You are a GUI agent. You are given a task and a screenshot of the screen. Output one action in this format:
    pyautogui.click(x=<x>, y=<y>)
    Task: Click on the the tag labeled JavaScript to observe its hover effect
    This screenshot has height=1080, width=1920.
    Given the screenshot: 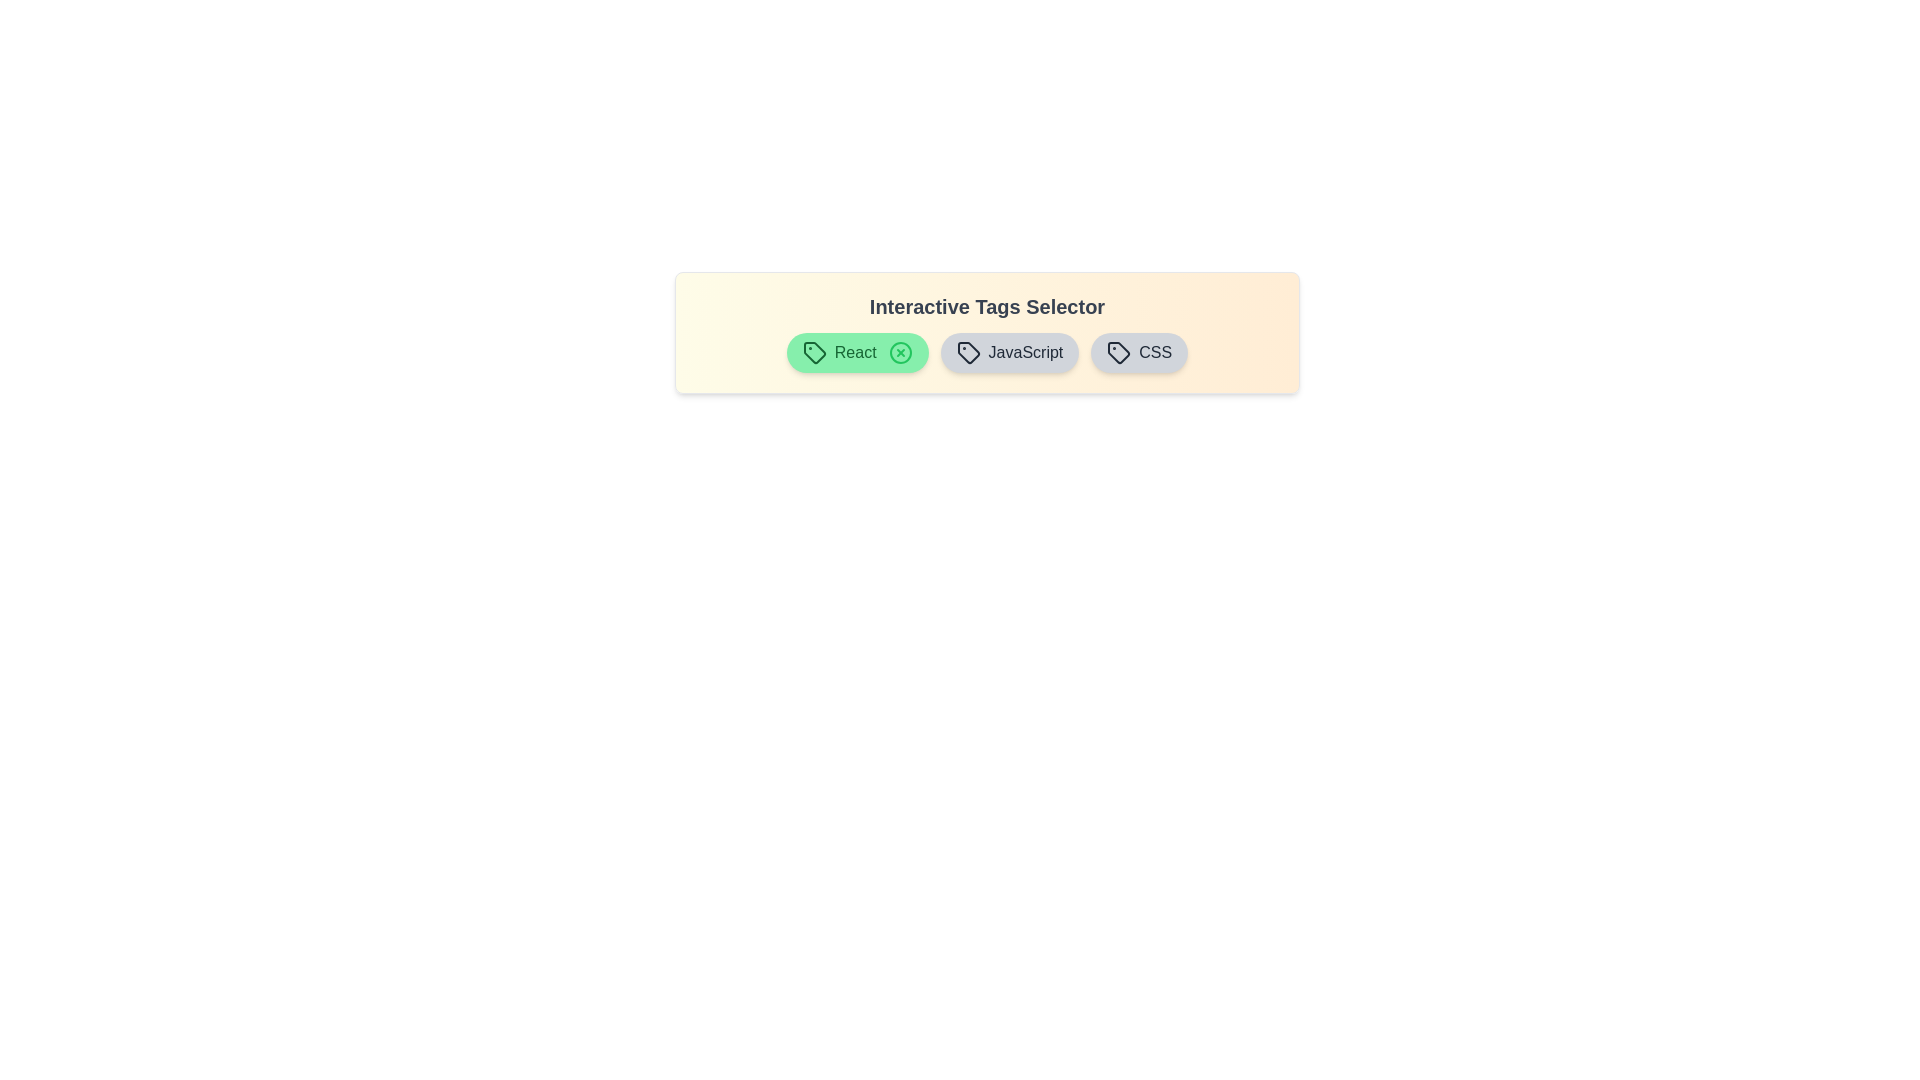 What is the action you would take?
    pyautogui.click(x=1009, y=352)
    